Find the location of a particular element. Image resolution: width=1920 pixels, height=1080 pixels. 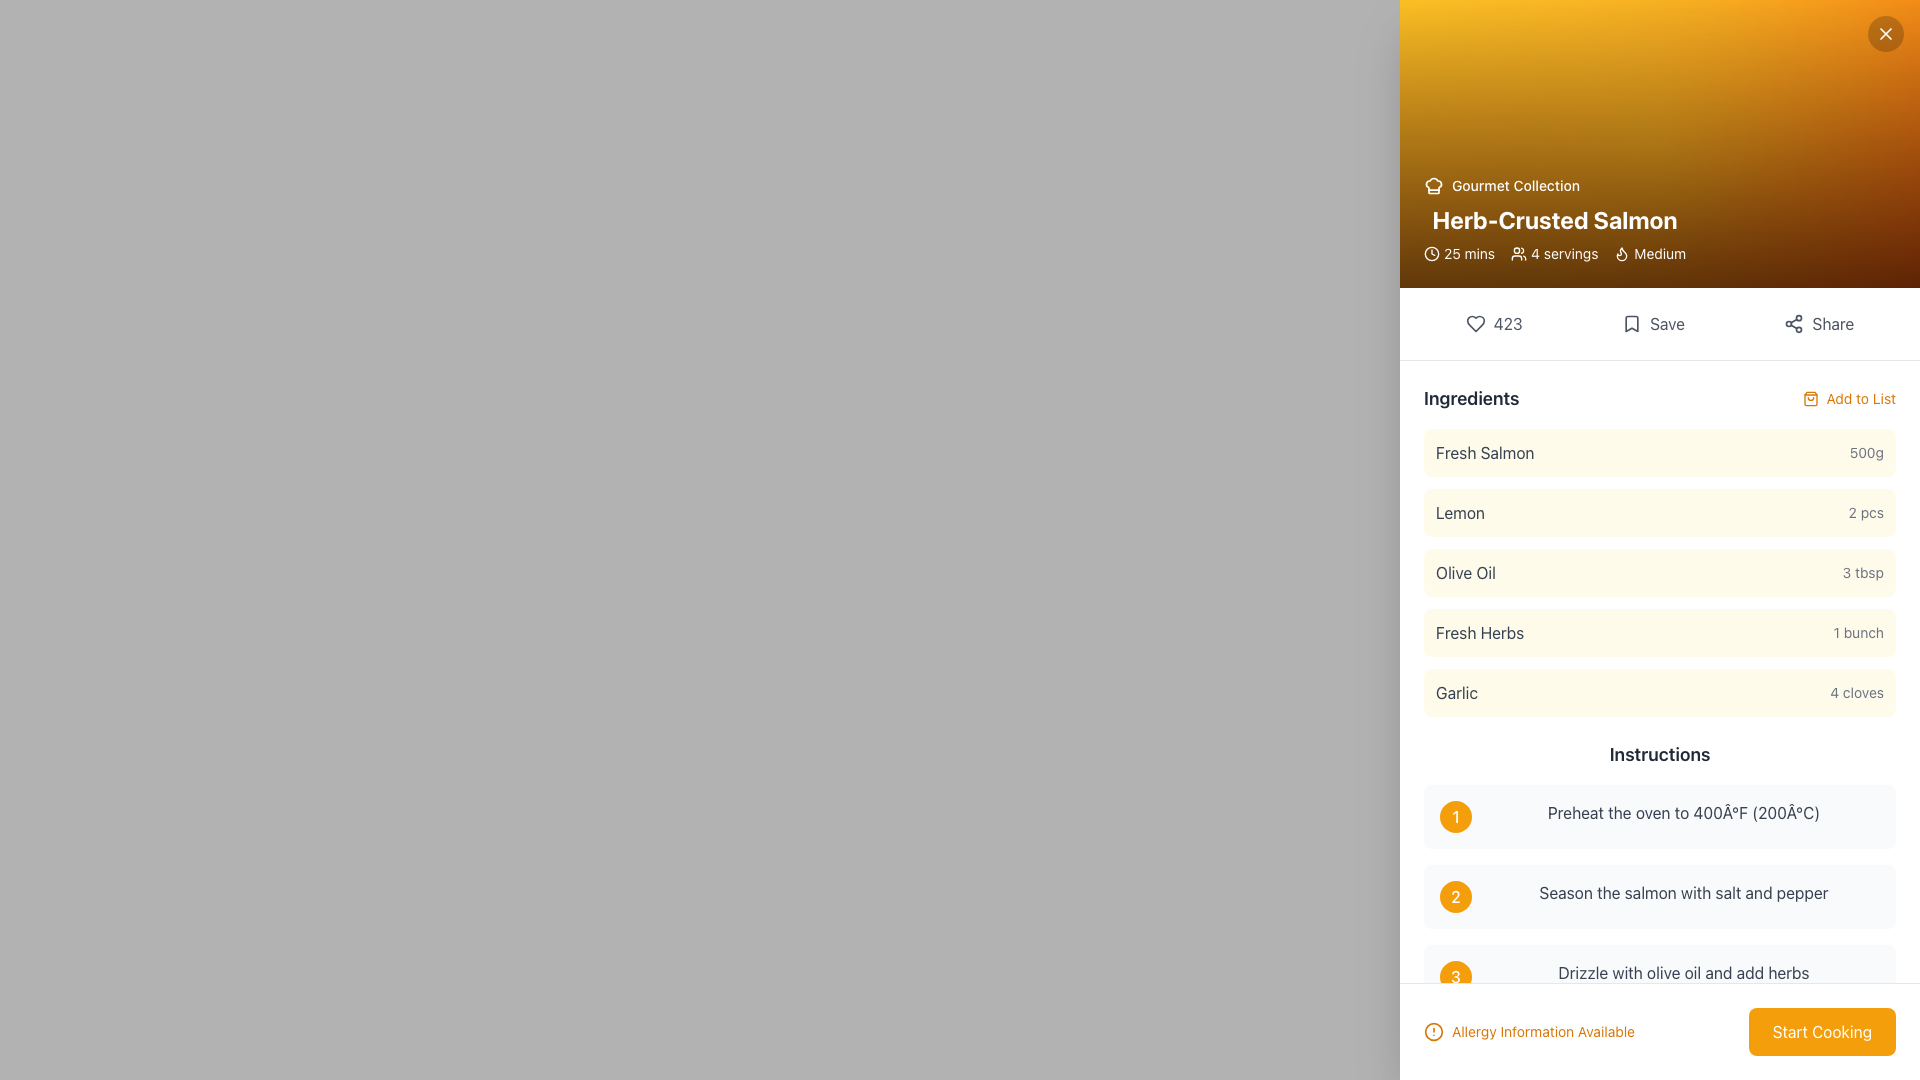

text from the Informational Label displaying the duration of time, which shows '25 mins' next to a clock icon is located at coordinates (1459, 253).